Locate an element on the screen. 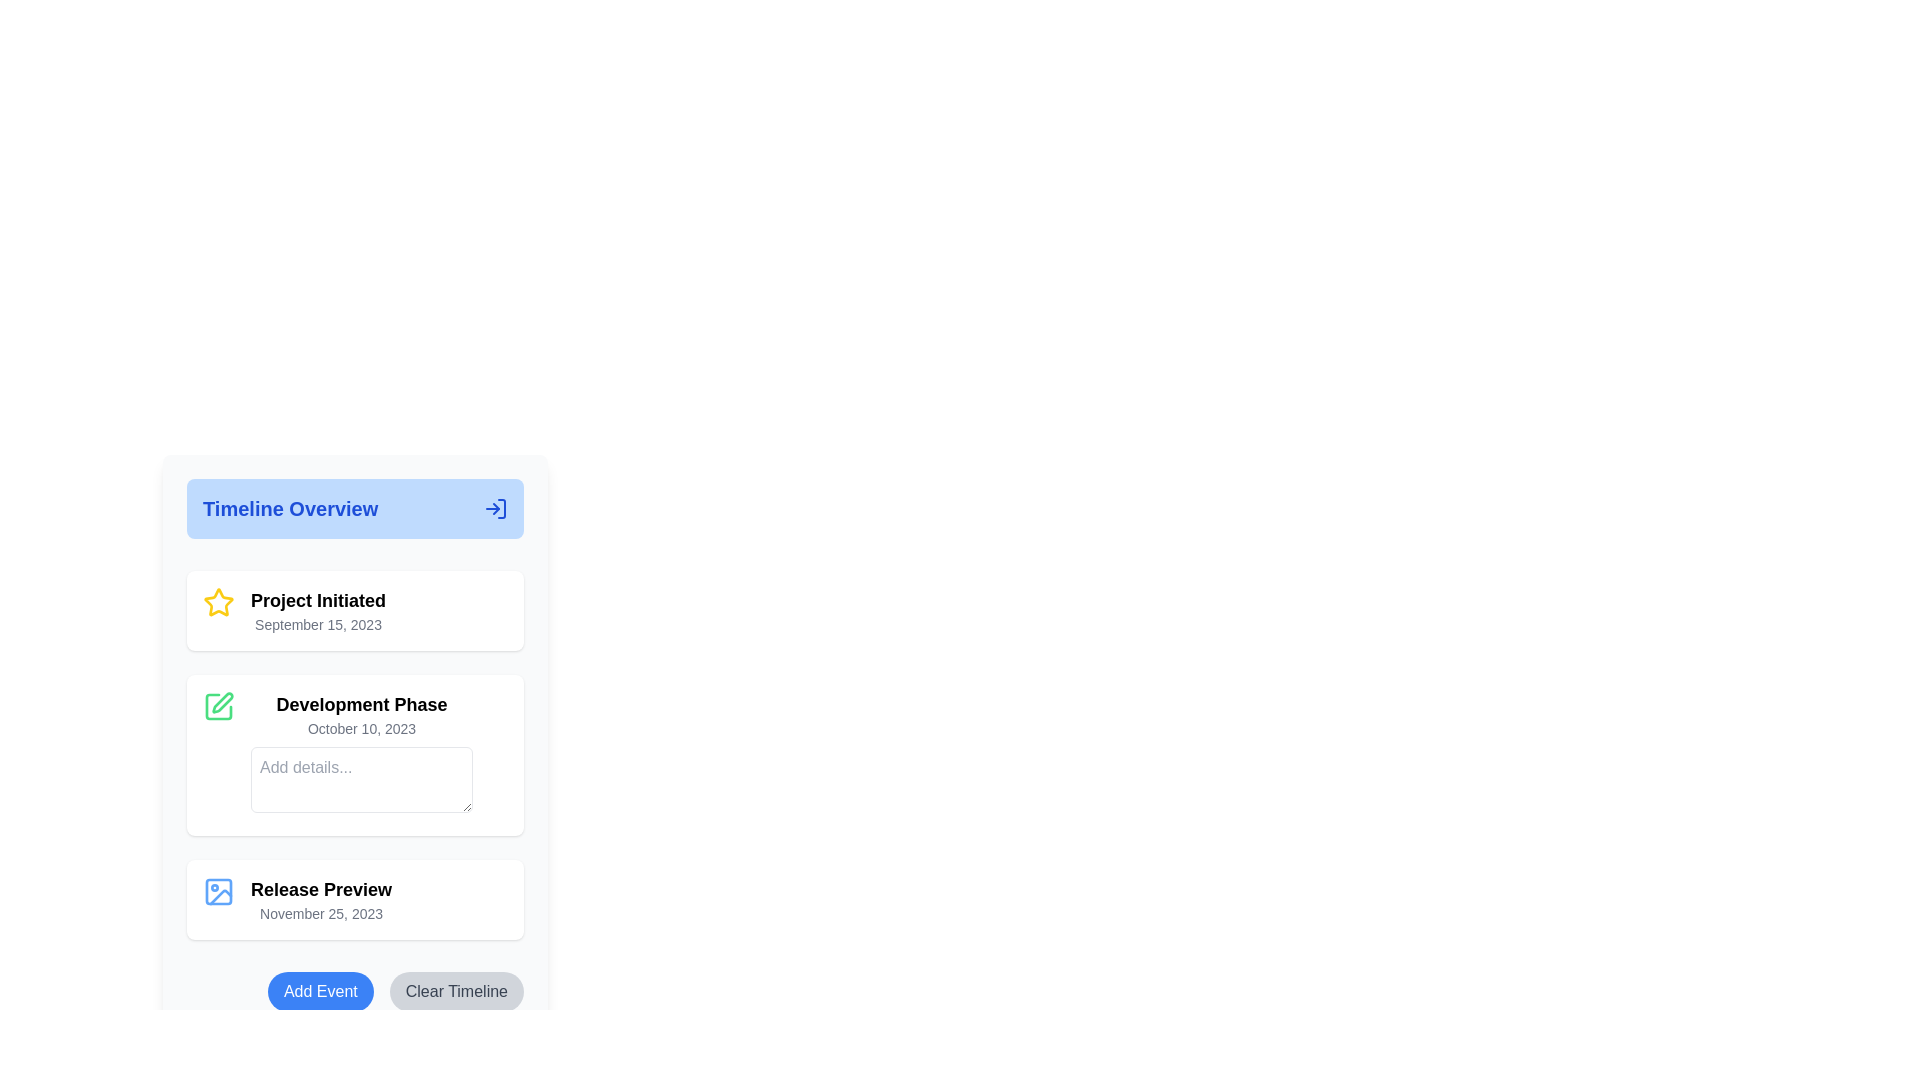 This screenshot has height=1080, width=1920. the text label or title that serves as a header, located in a light-blue rounded box at the top of the vertical layout is located at coordinates (289, 508).